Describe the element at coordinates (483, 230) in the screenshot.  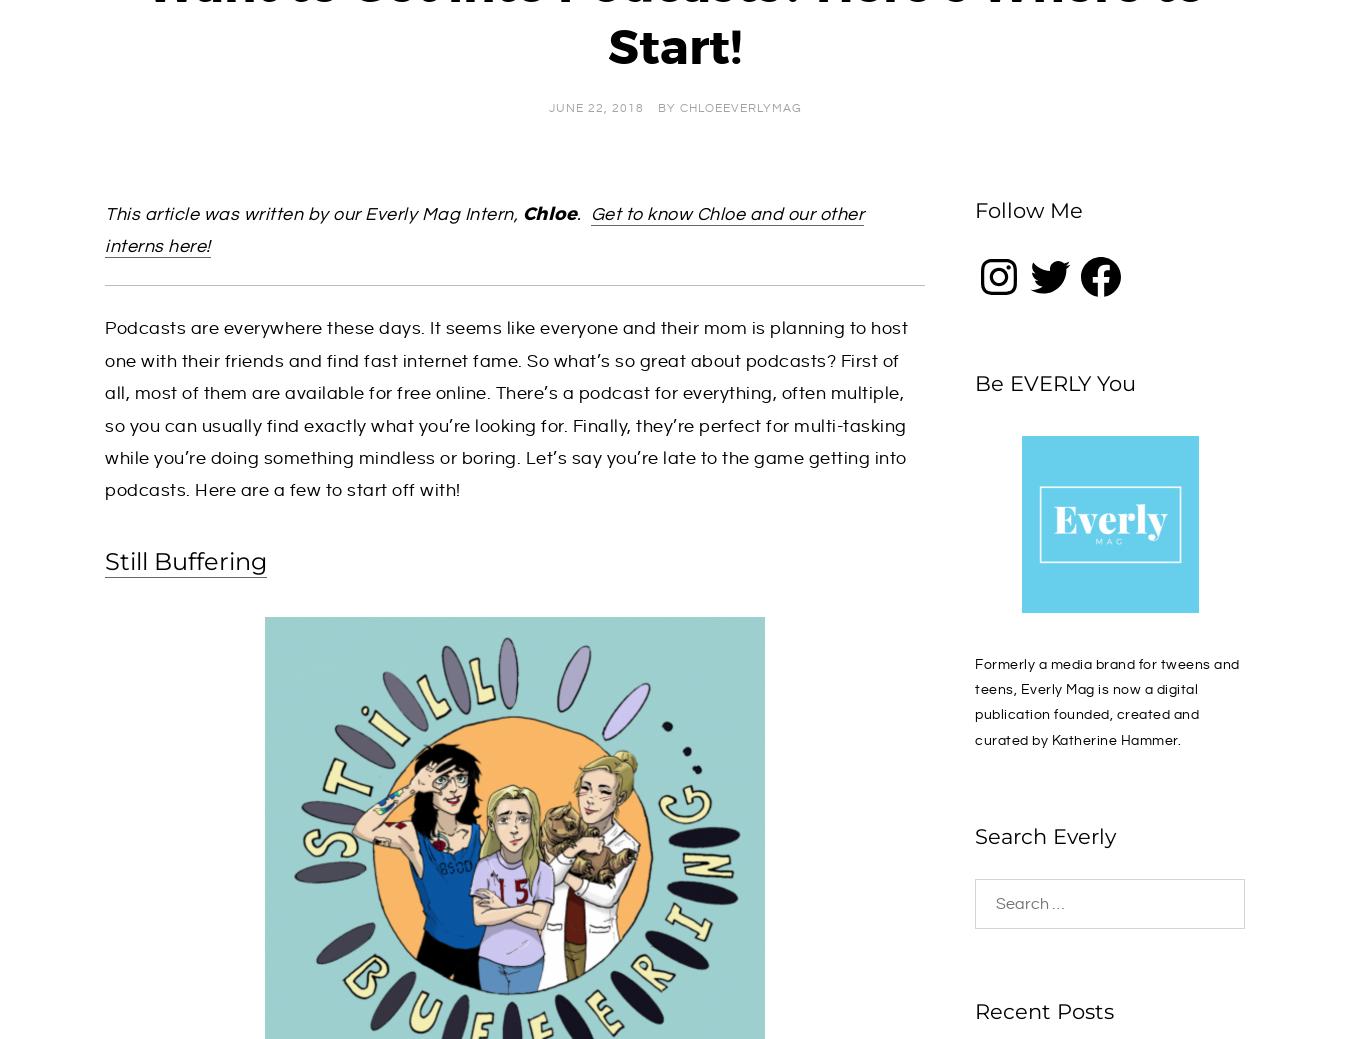
I see `'Get to know Chloe and our other interns here!'` at that location.